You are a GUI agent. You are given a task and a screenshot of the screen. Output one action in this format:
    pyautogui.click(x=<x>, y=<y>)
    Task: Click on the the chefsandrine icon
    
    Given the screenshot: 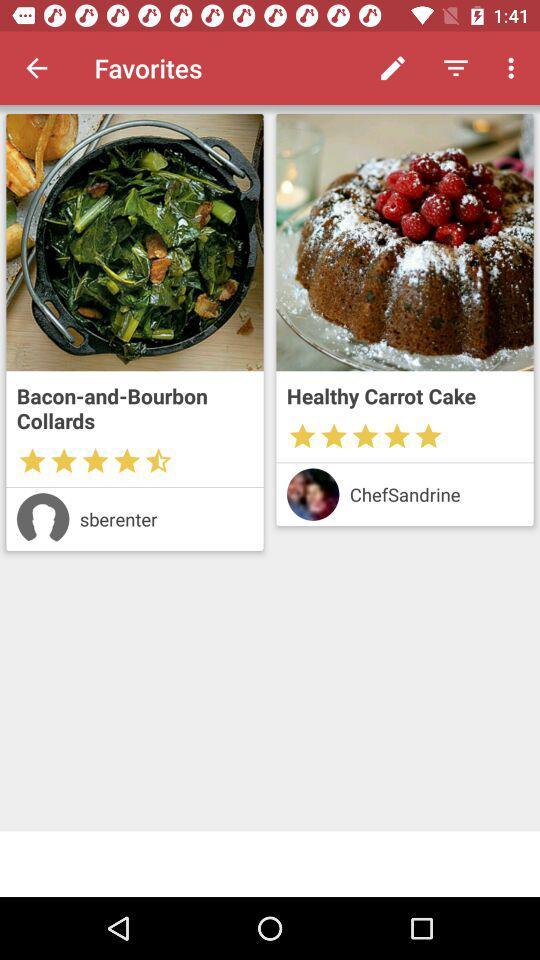 What is the action you would take?
    pyautogui.click(x=435, y=493)
    